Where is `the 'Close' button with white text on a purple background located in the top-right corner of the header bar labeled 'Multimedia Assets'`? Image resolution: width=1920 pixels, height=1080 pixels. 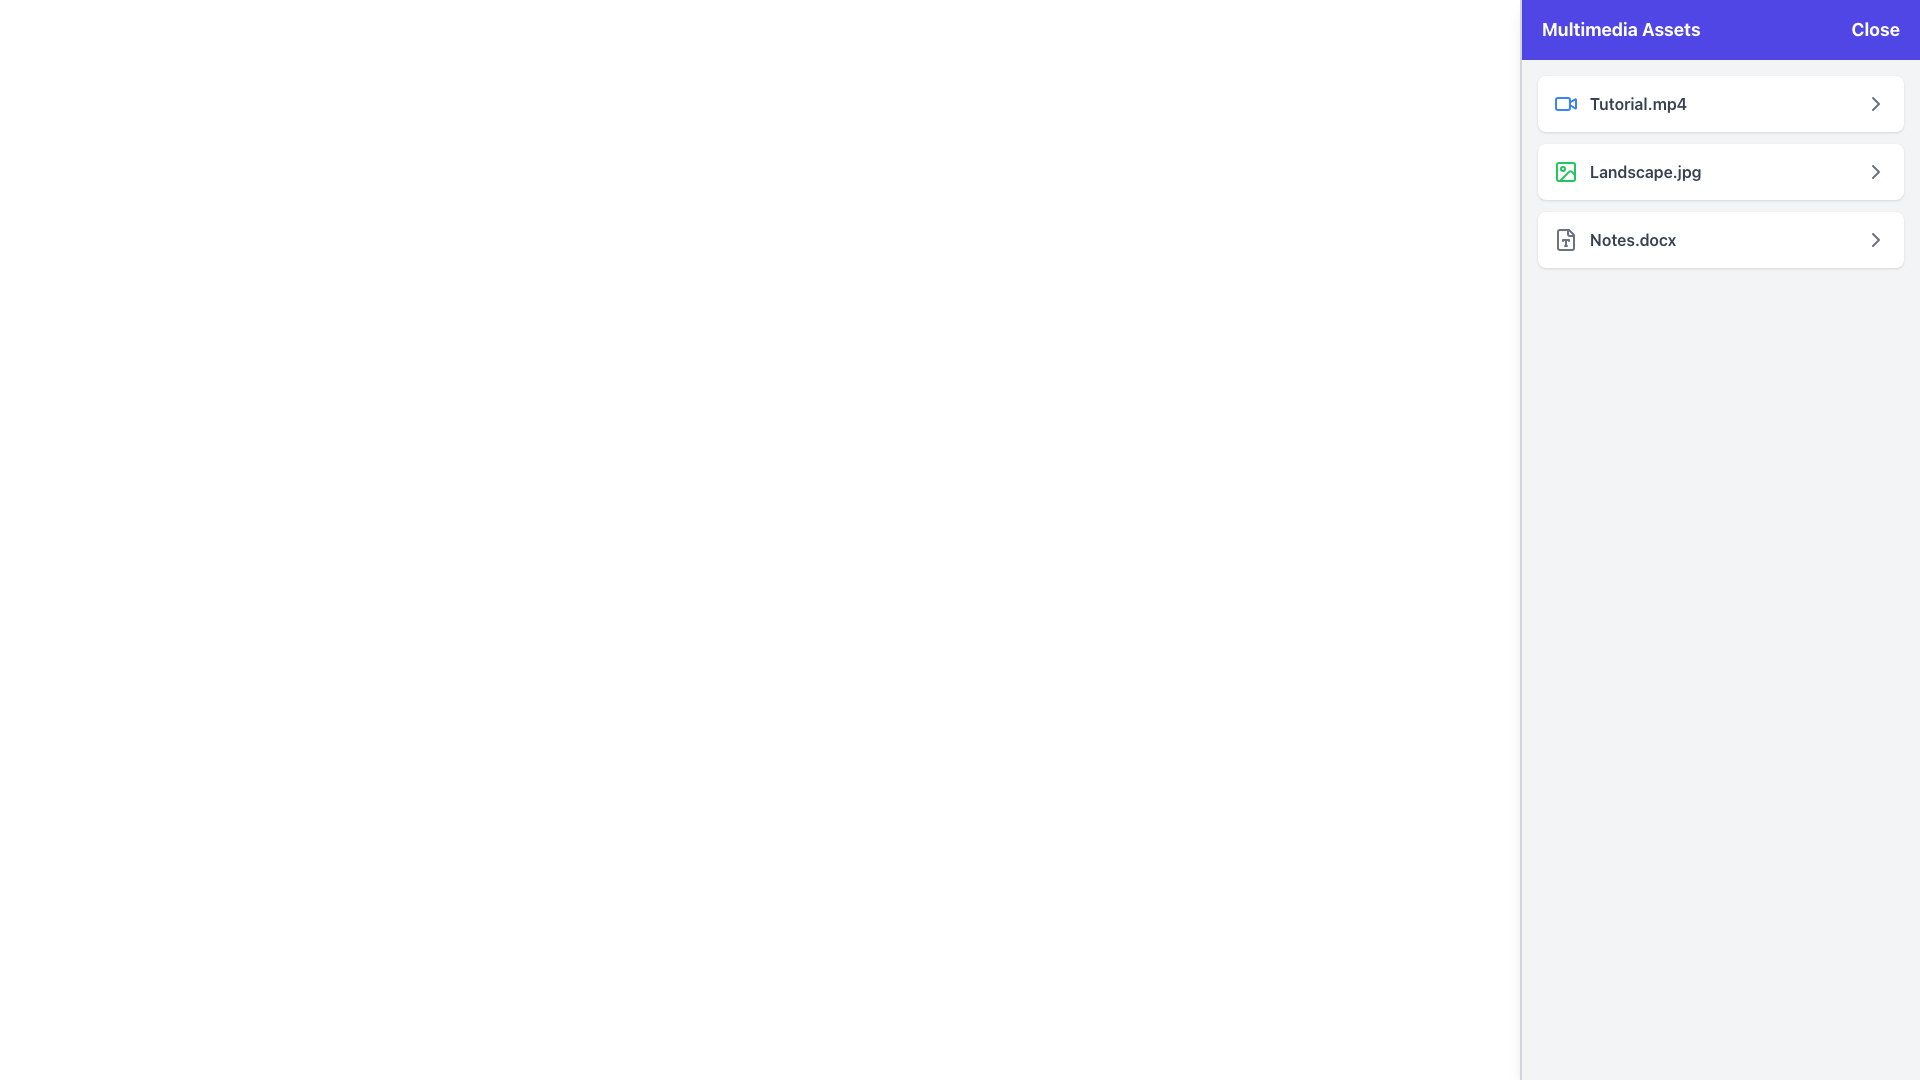
the 'Close' button with white text on a purple background located in the top-right corner of the header bar labeled 'Multimedia Assets' is located at coordinates (1874, 30).